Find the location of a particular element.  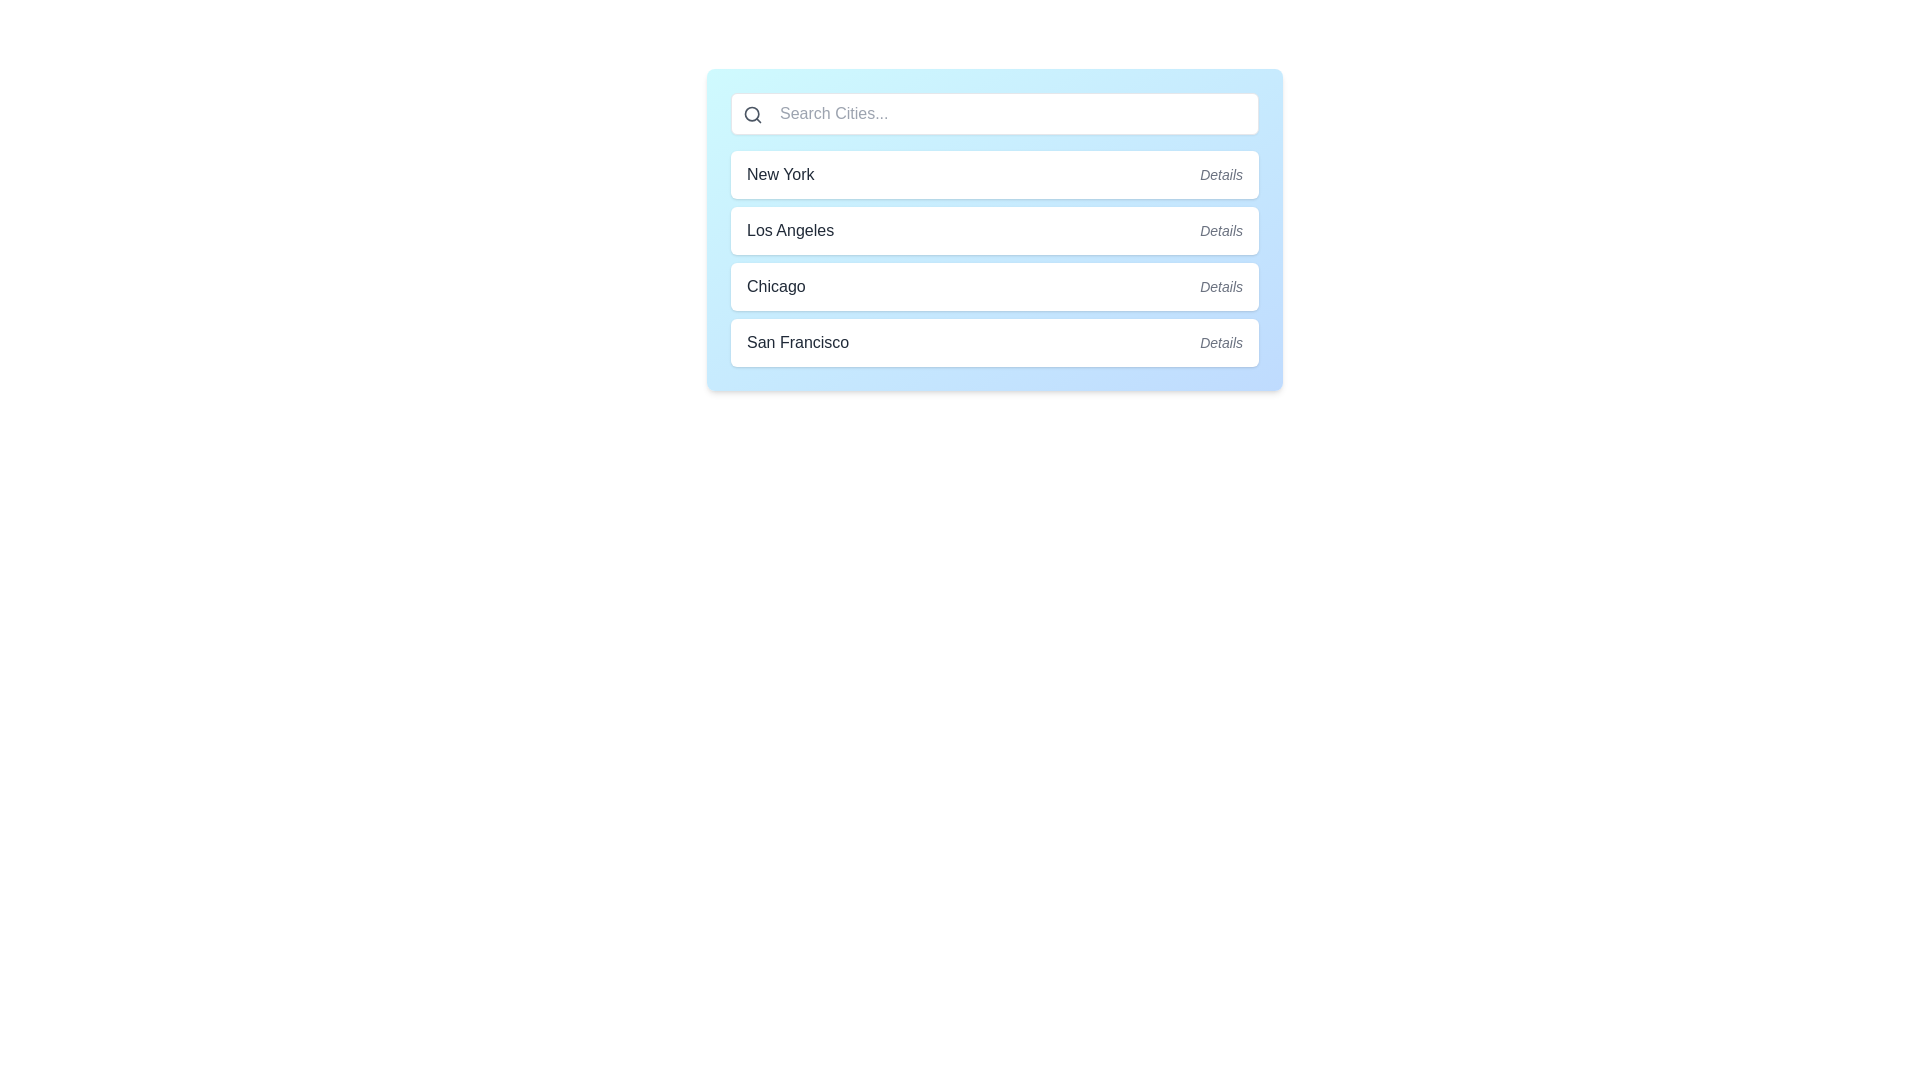

the magnifying glass icon located on the left side of the search bar at the top of the panel is located at coordinates (752, 115).